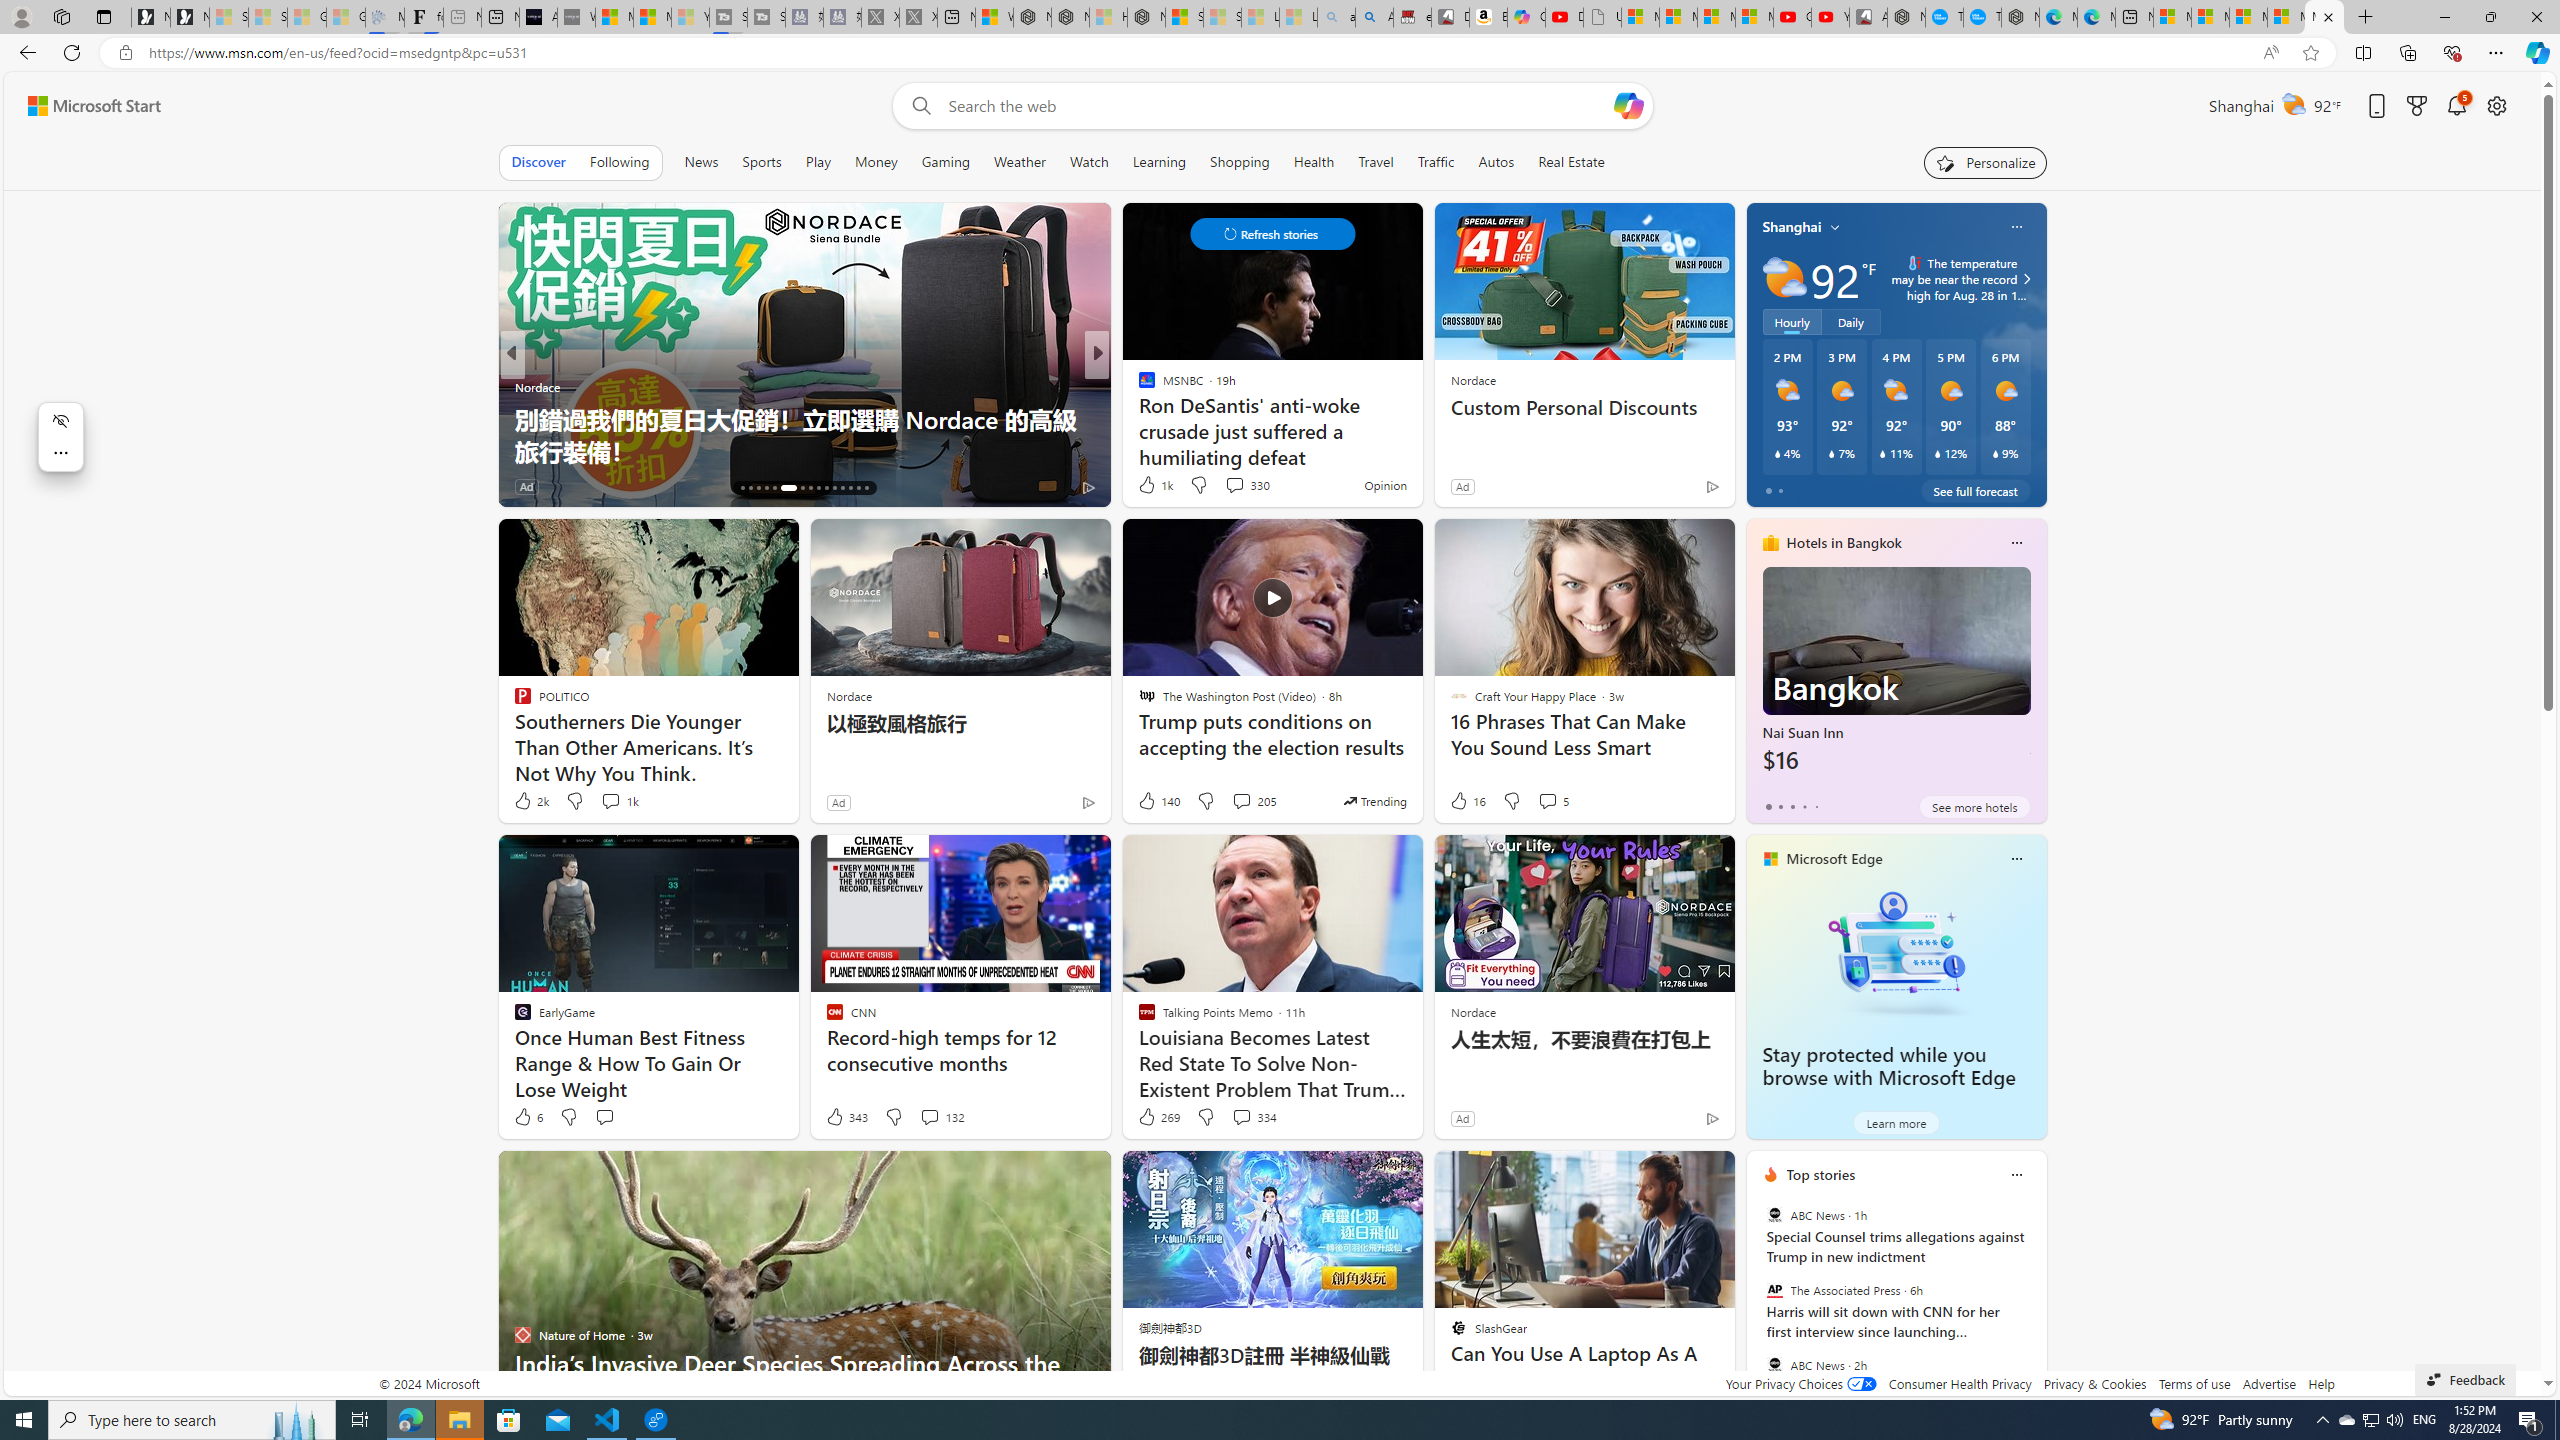  I want to click on 'View comments 205 Comment', so click(1240, 800).